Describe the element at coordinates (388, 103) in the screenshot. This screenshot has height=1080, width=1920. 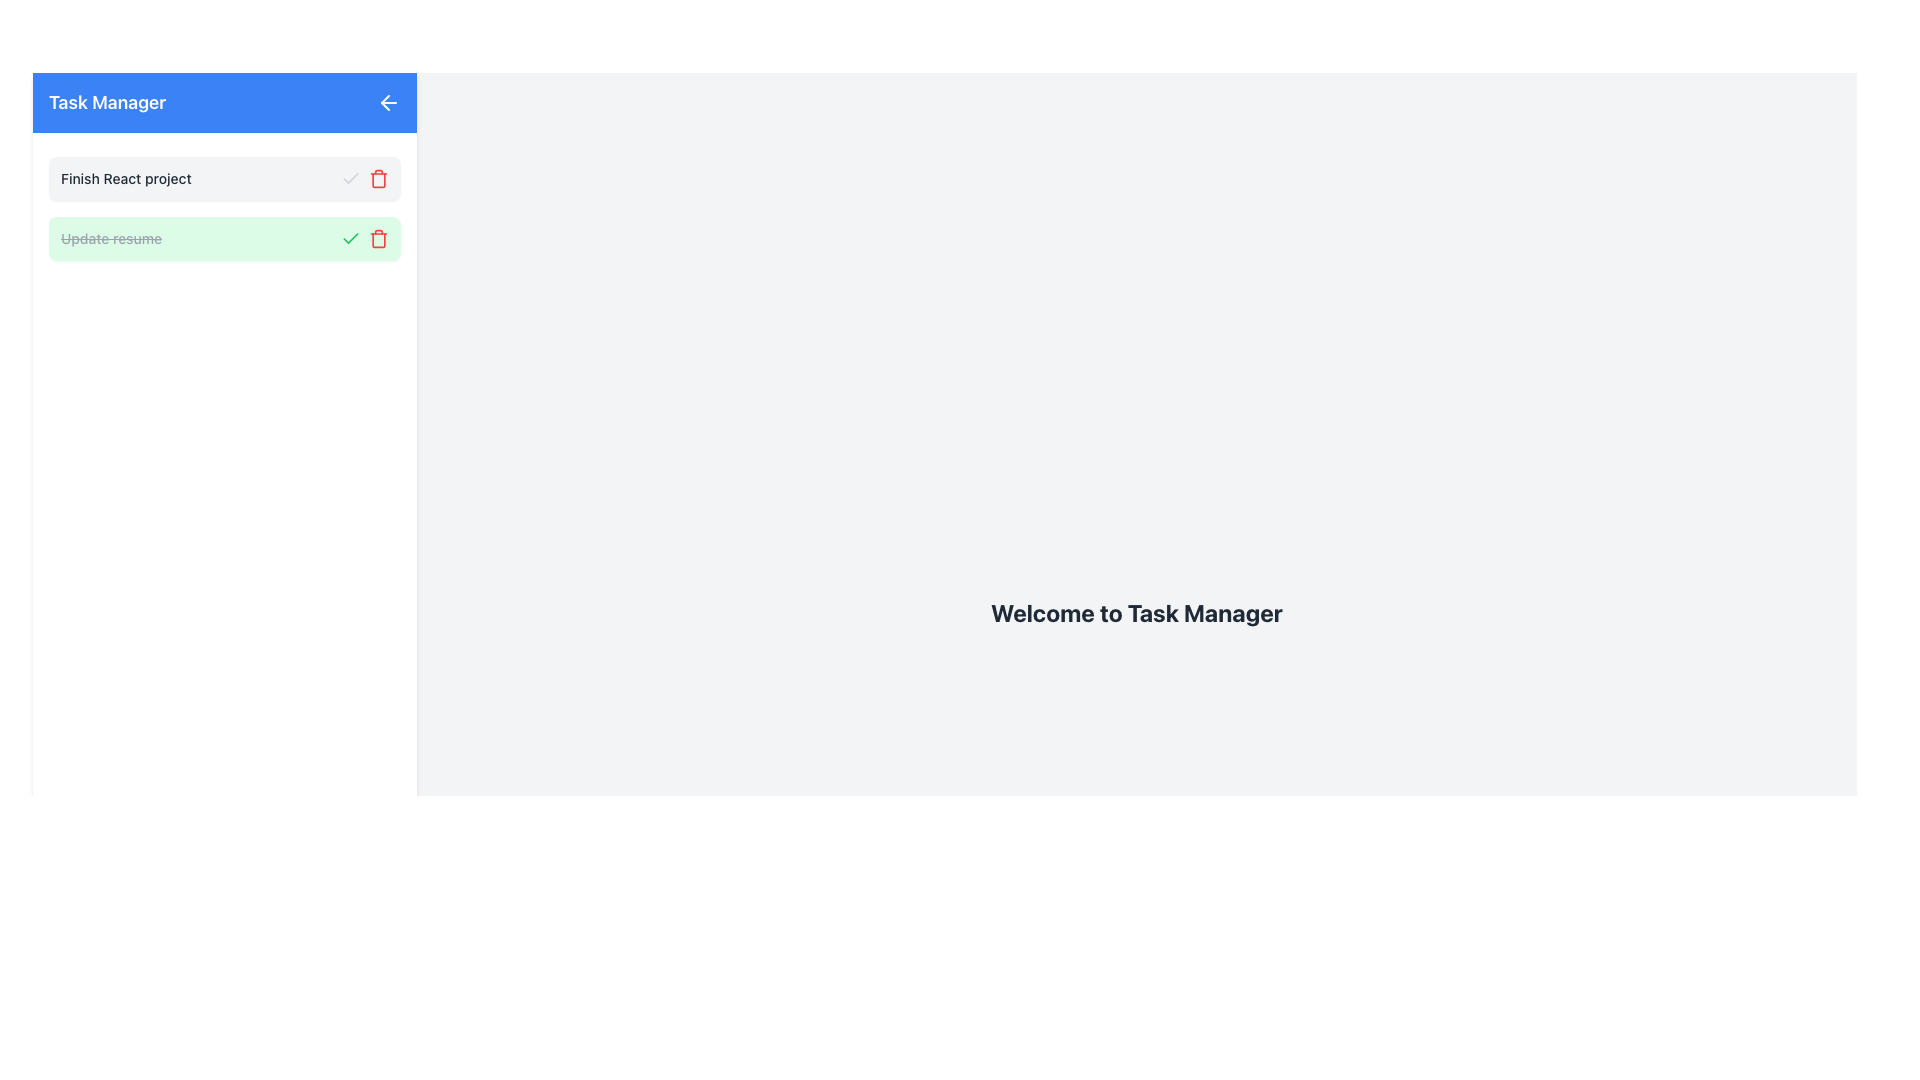
I see `the leftward-pointing arrow icon button, which is styled with white color on a blue background, located on the right side of the top bar containing the 'Task Manager' text` at that location.